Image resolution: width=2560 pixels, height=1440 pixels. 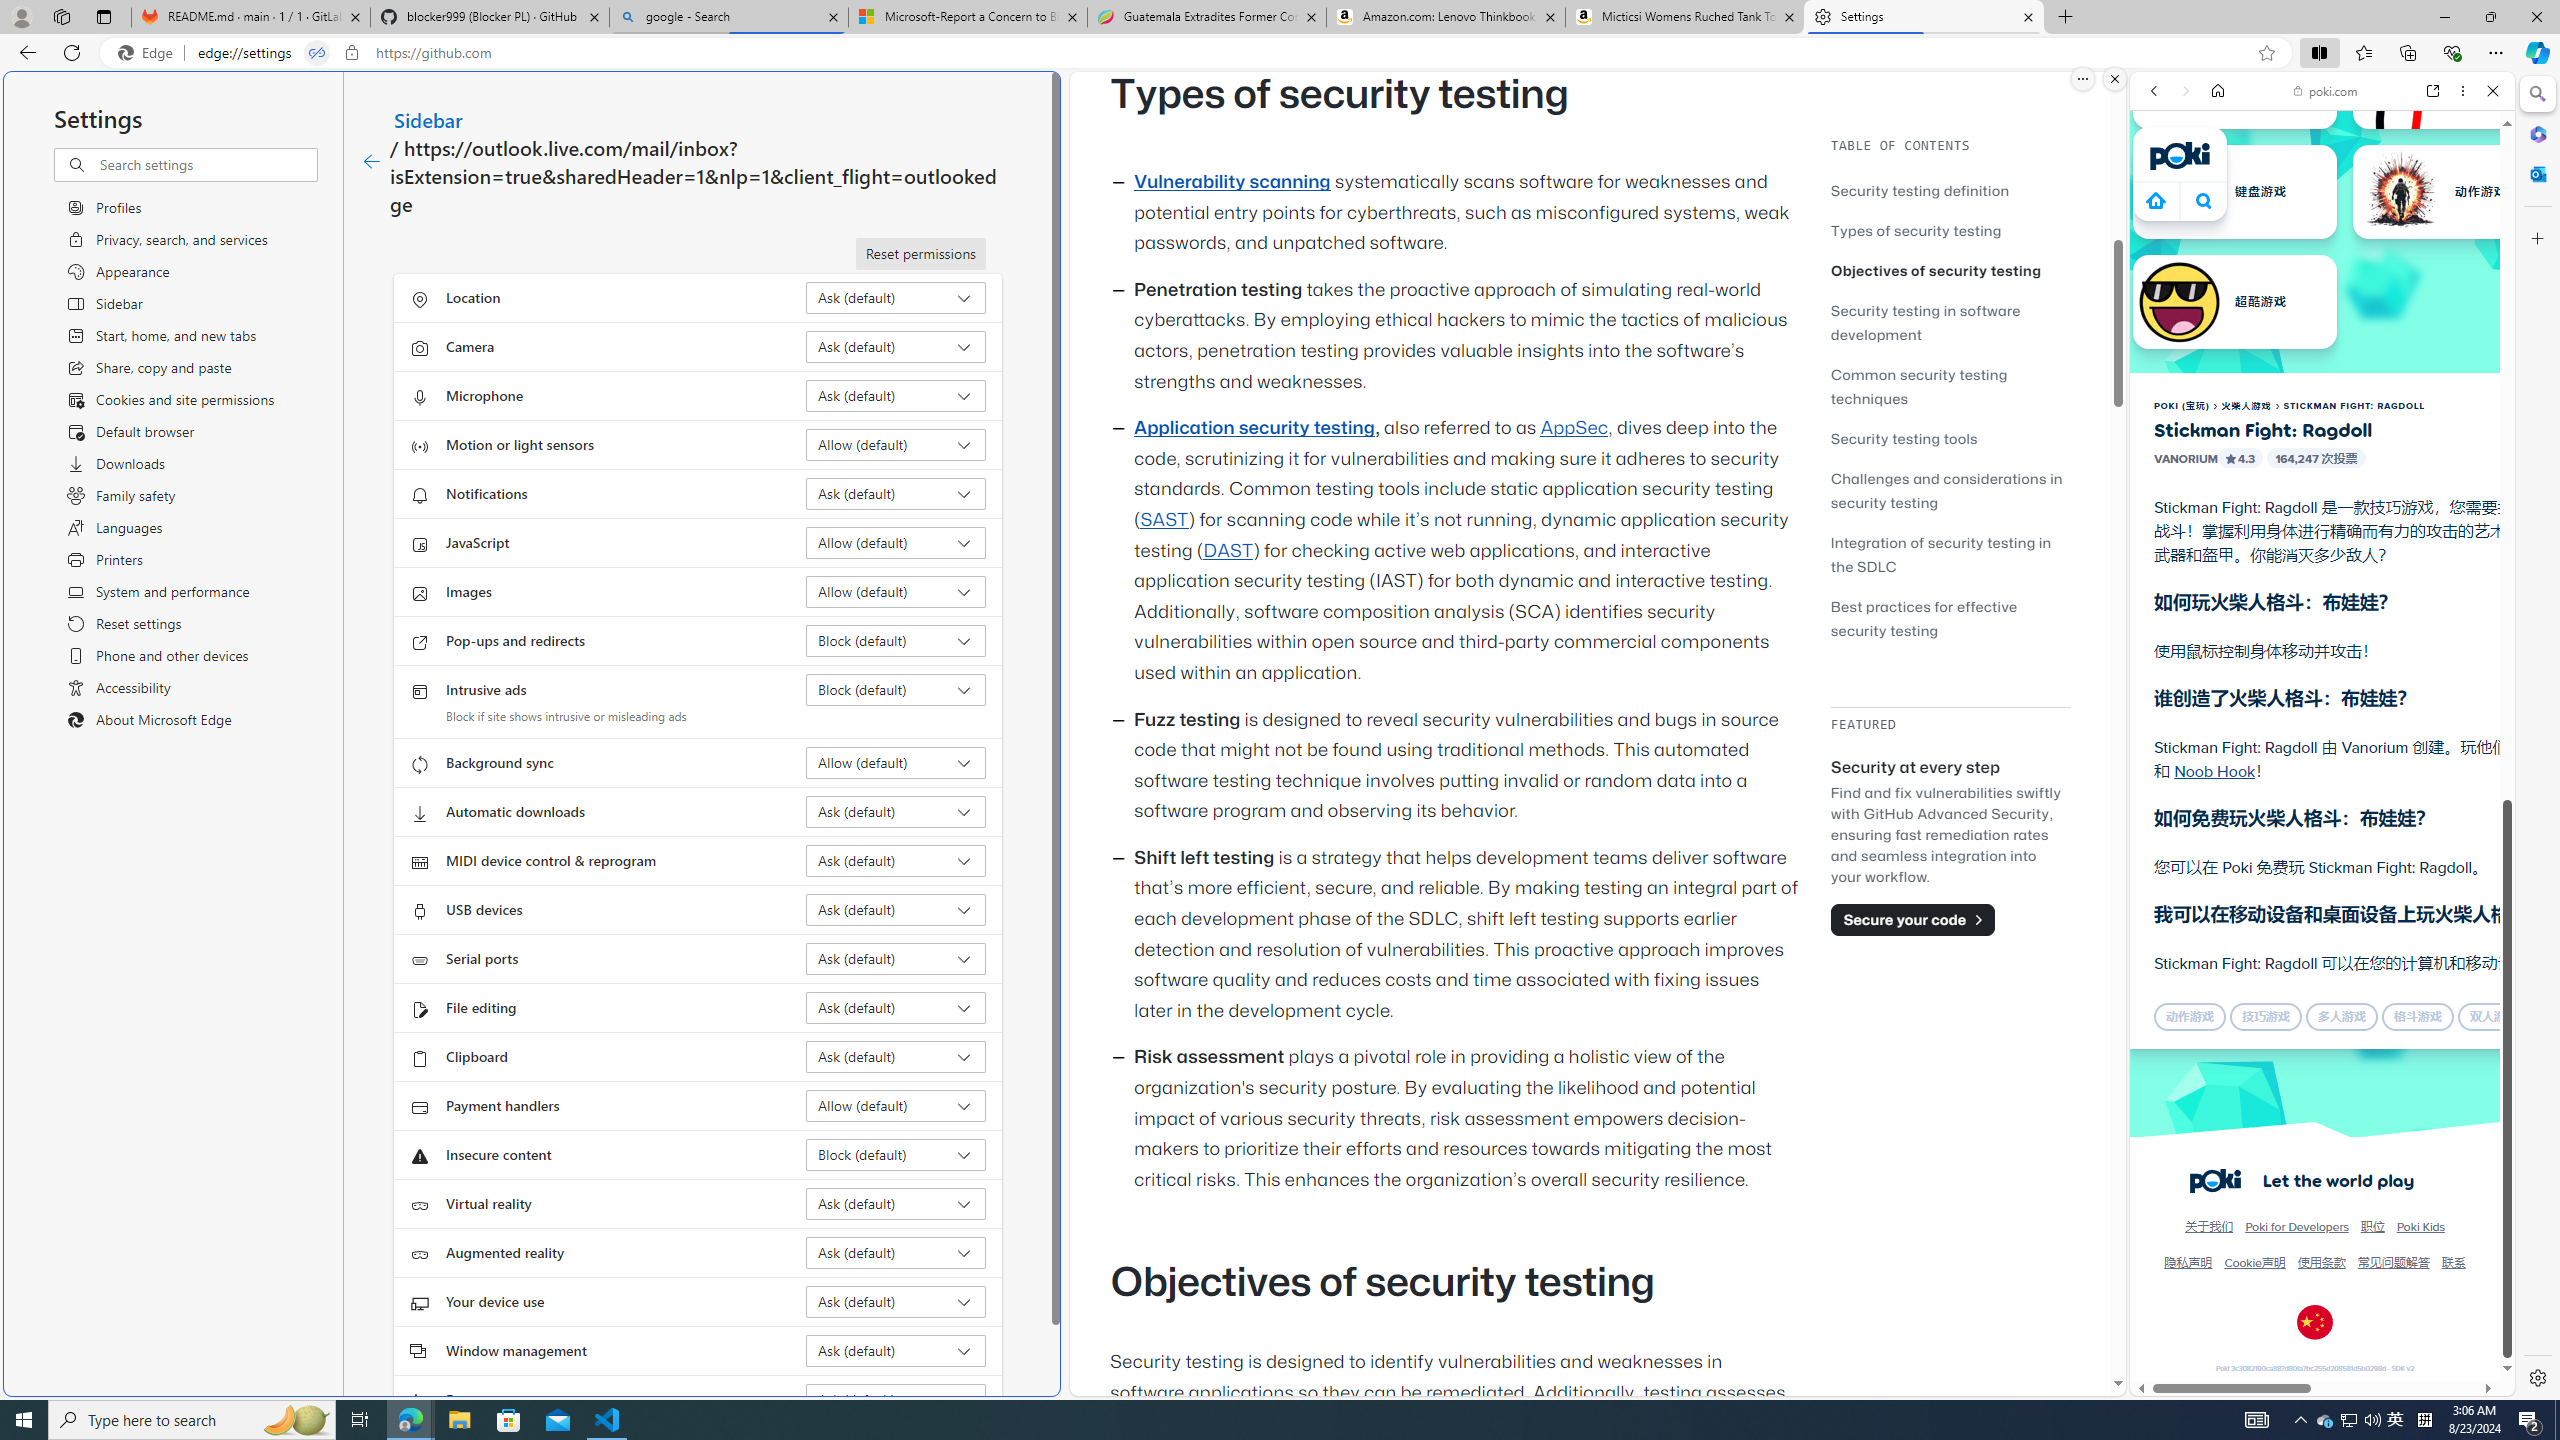 I want to click on 'Security testing tools', so click(x=1949, y=437).